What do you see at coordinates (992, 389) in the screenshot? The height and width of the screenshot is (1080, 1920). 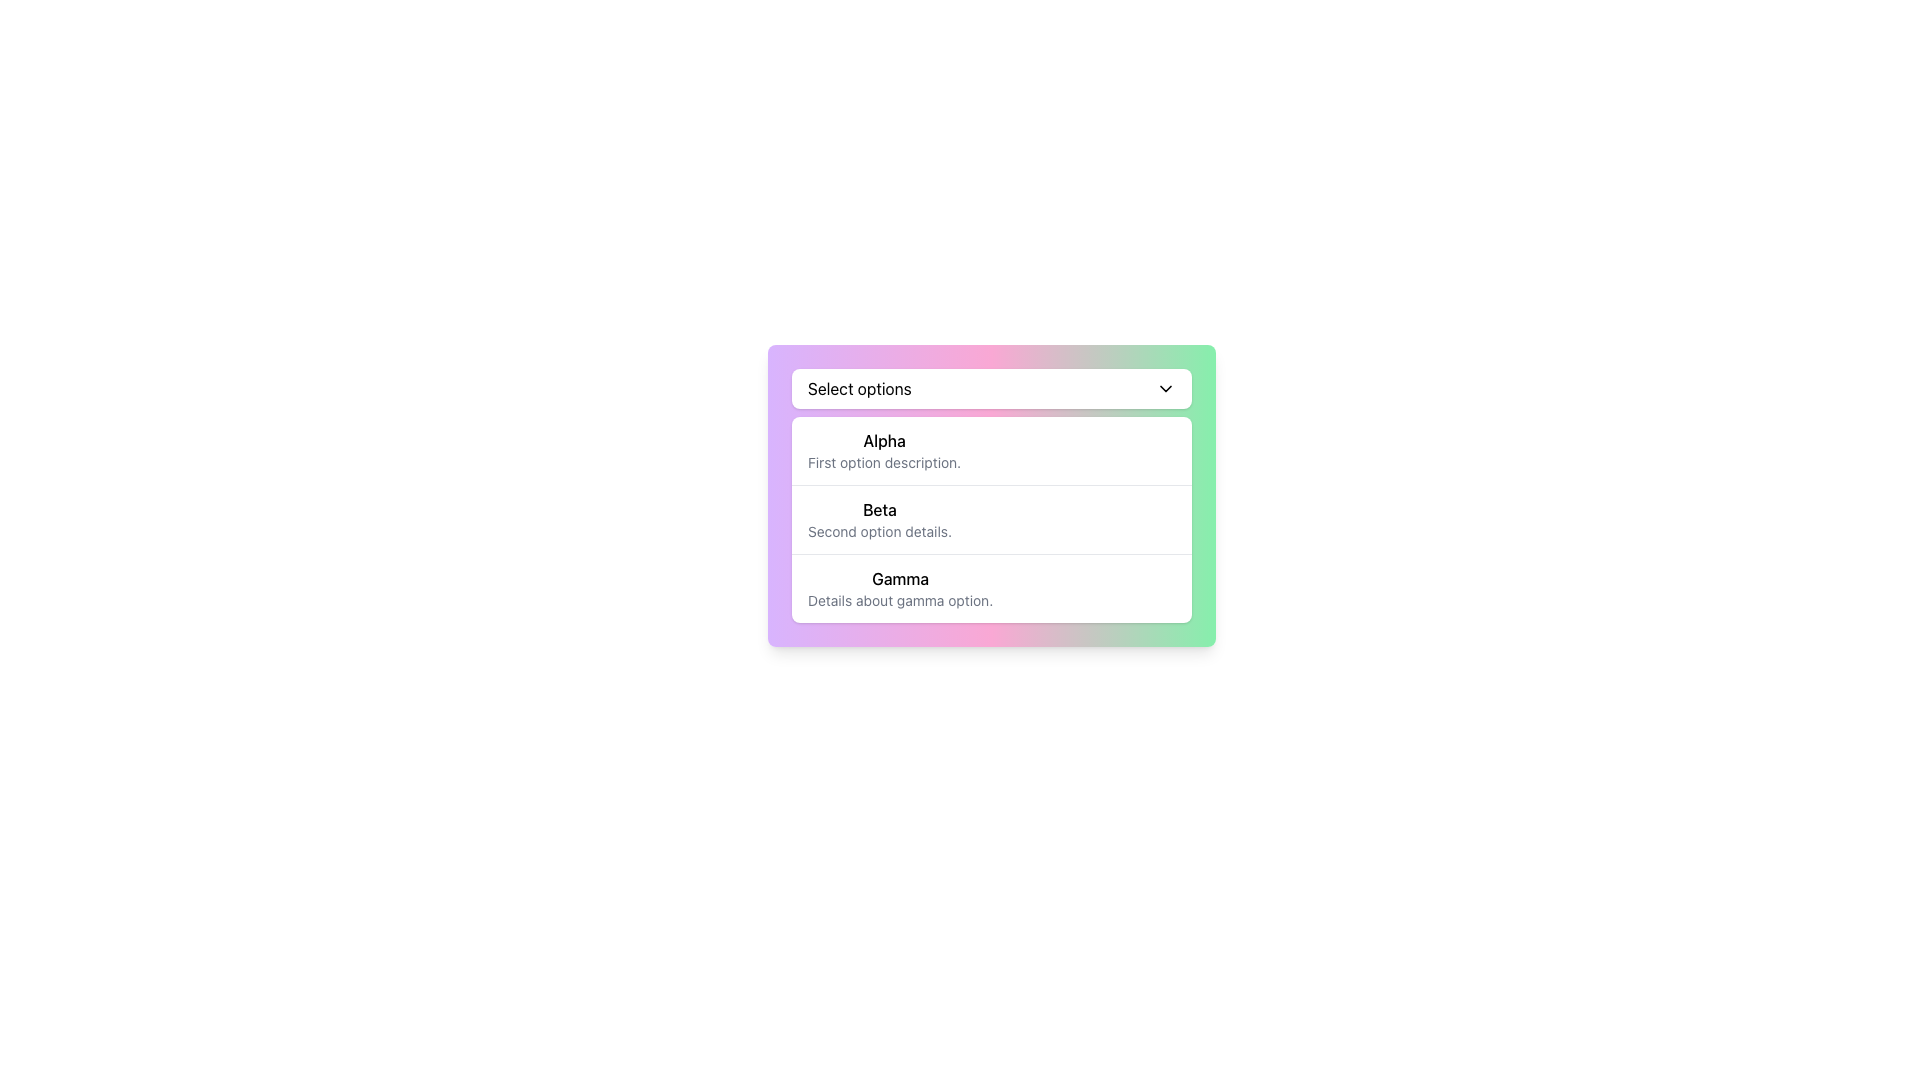 I see `the dropdown menu trigger labeled 'Select options'` at bounding box center [992, 389].